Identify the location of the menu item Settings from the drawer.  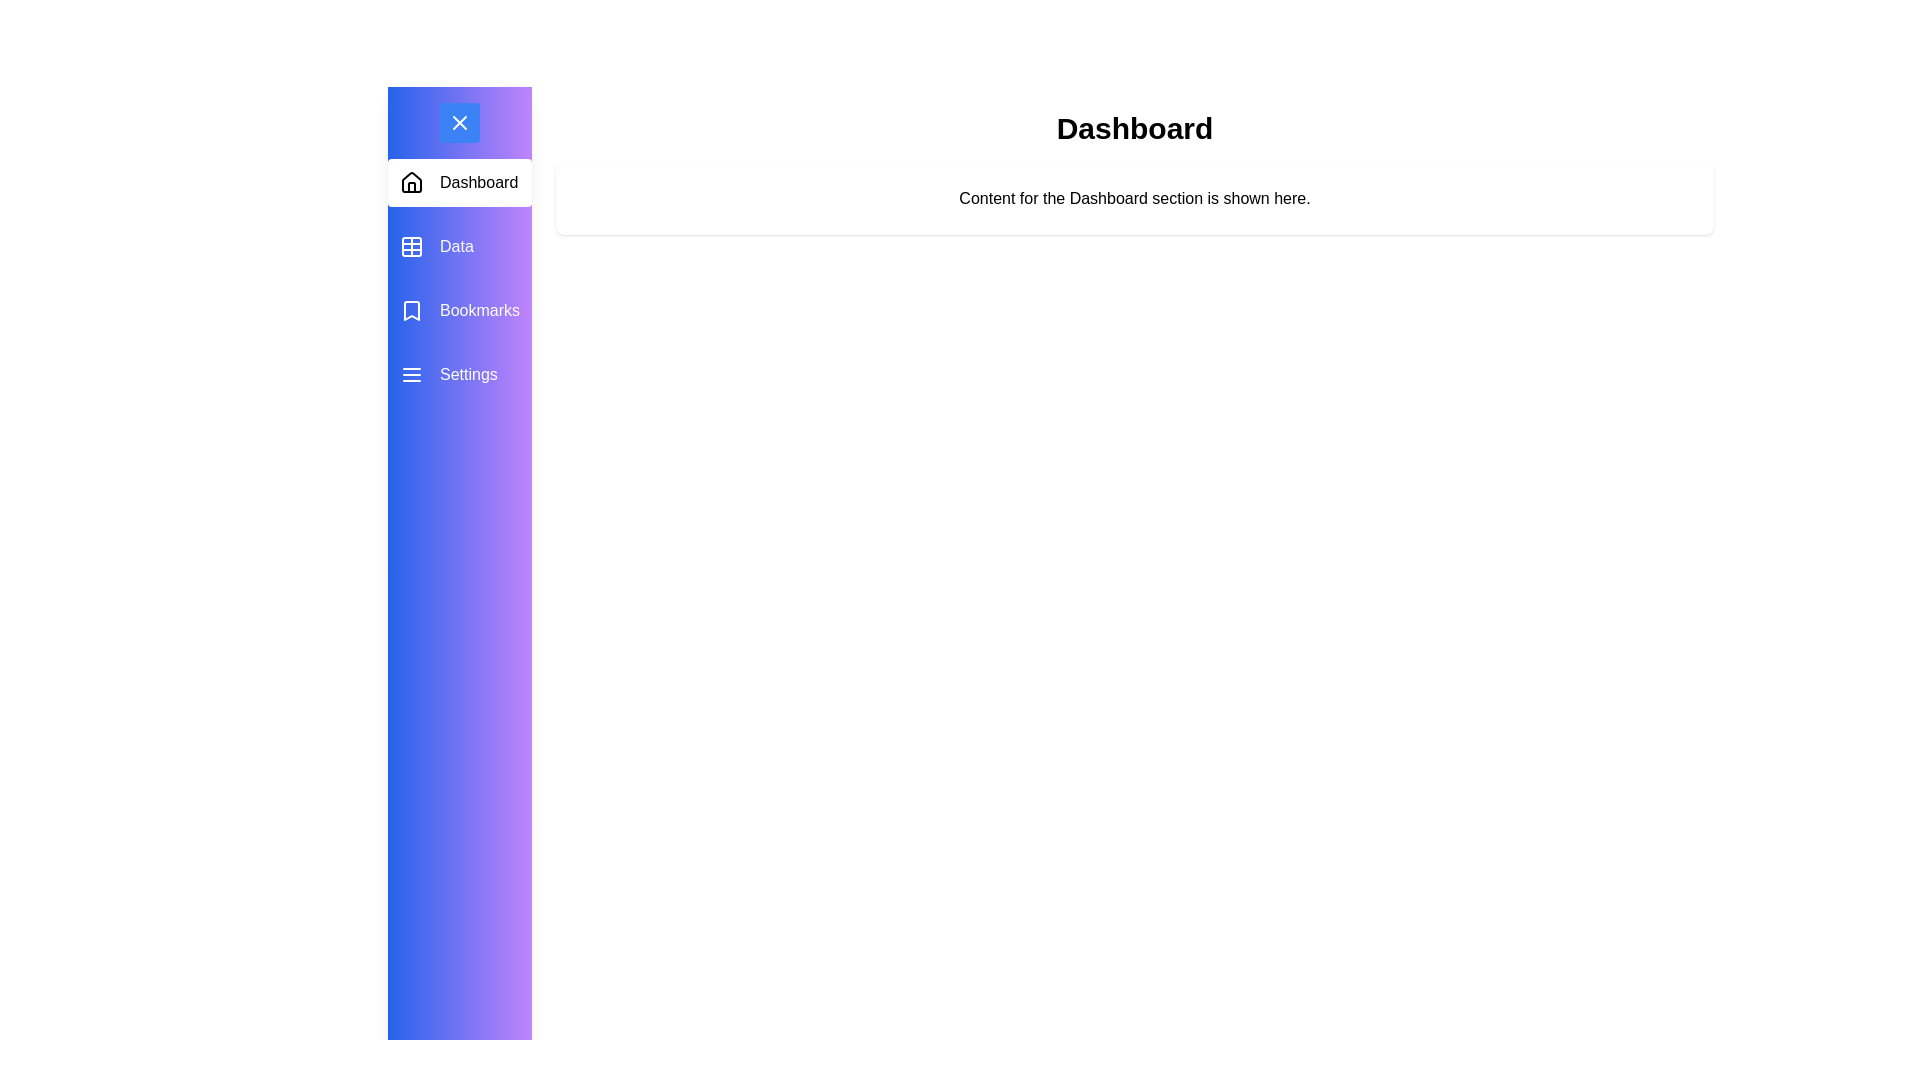
(459, 374).